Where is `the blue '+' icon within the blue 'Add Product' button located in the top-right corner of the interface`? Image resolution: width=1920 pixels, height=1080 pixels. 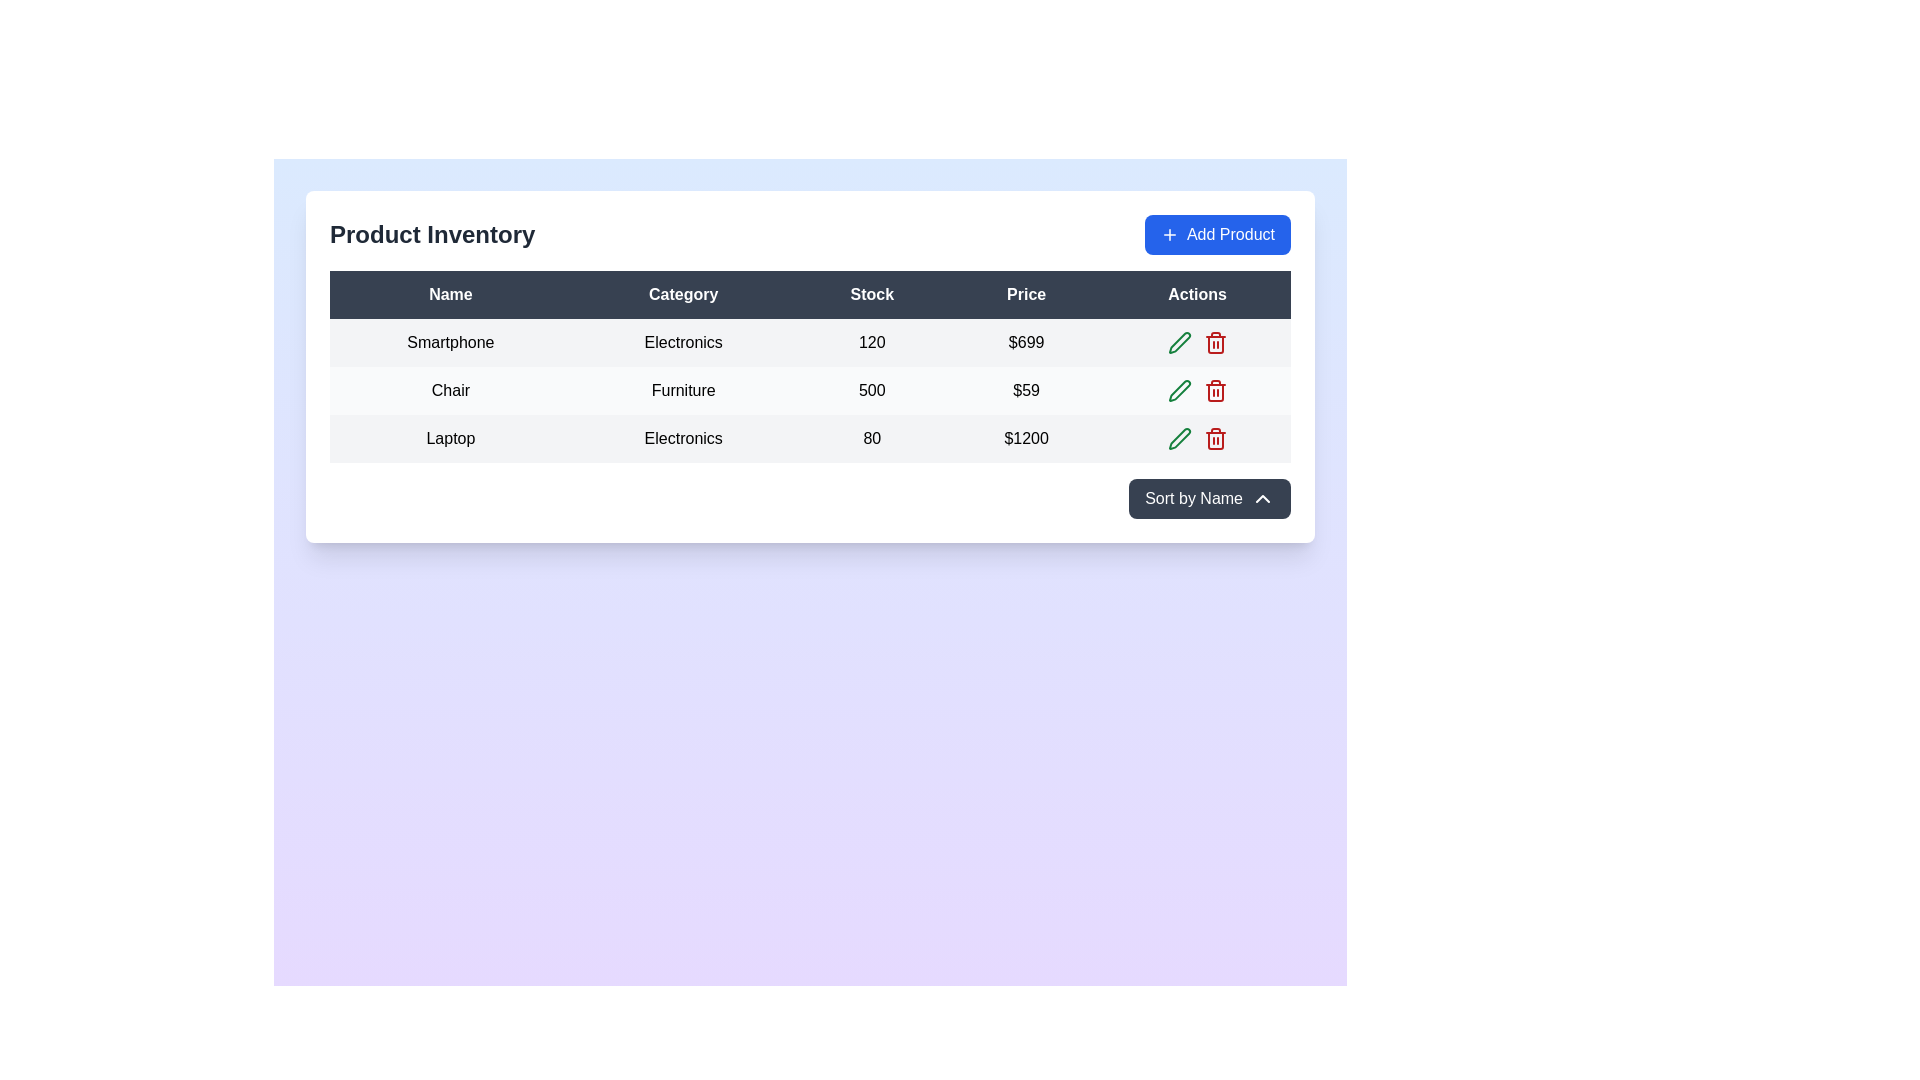
the blue '+' icon within the blue 'Add Product' button located in the top-right corner of the interface is located at coordinates (1169, 234).